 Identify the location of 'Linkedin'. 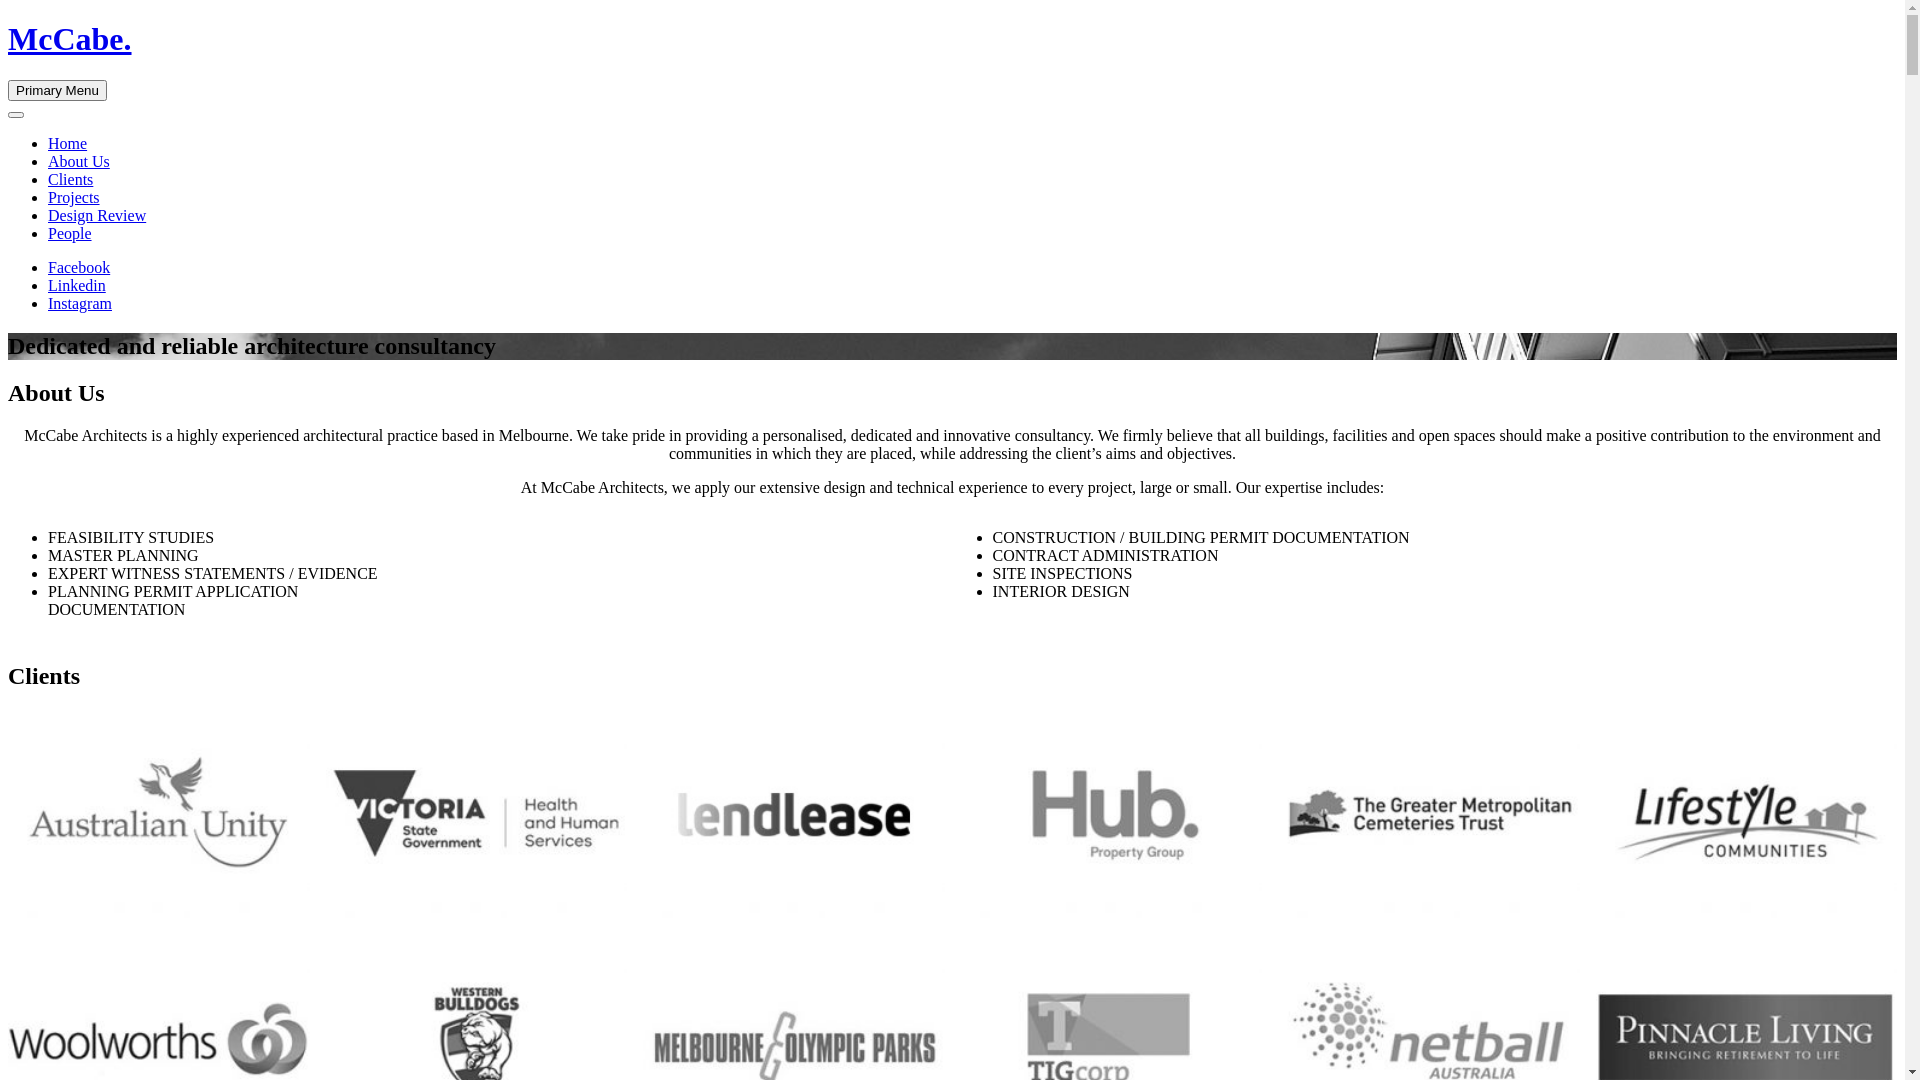
(76, 285).